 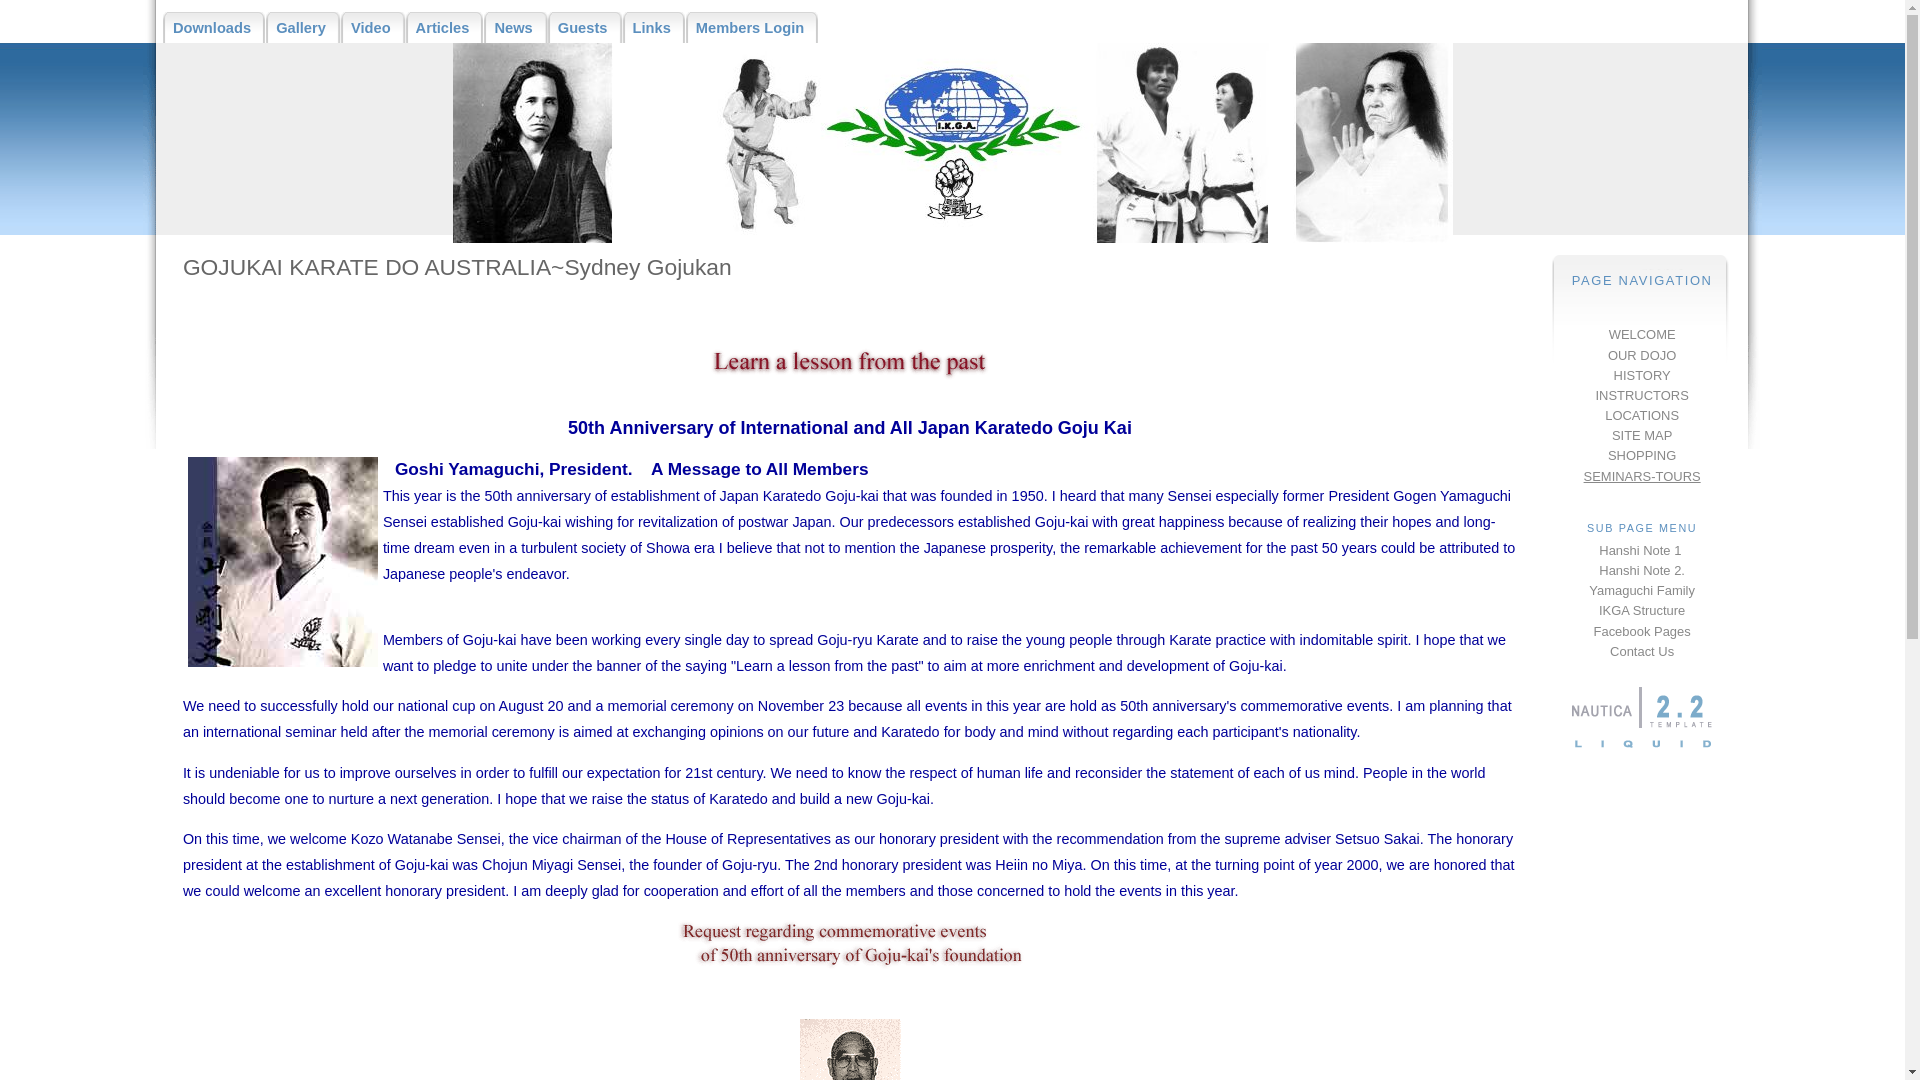 What do you see at coordinates (1641, 570) in the screenshot?
I see `'Hanshi Note 2.'` at bounding box center [1641, 570].